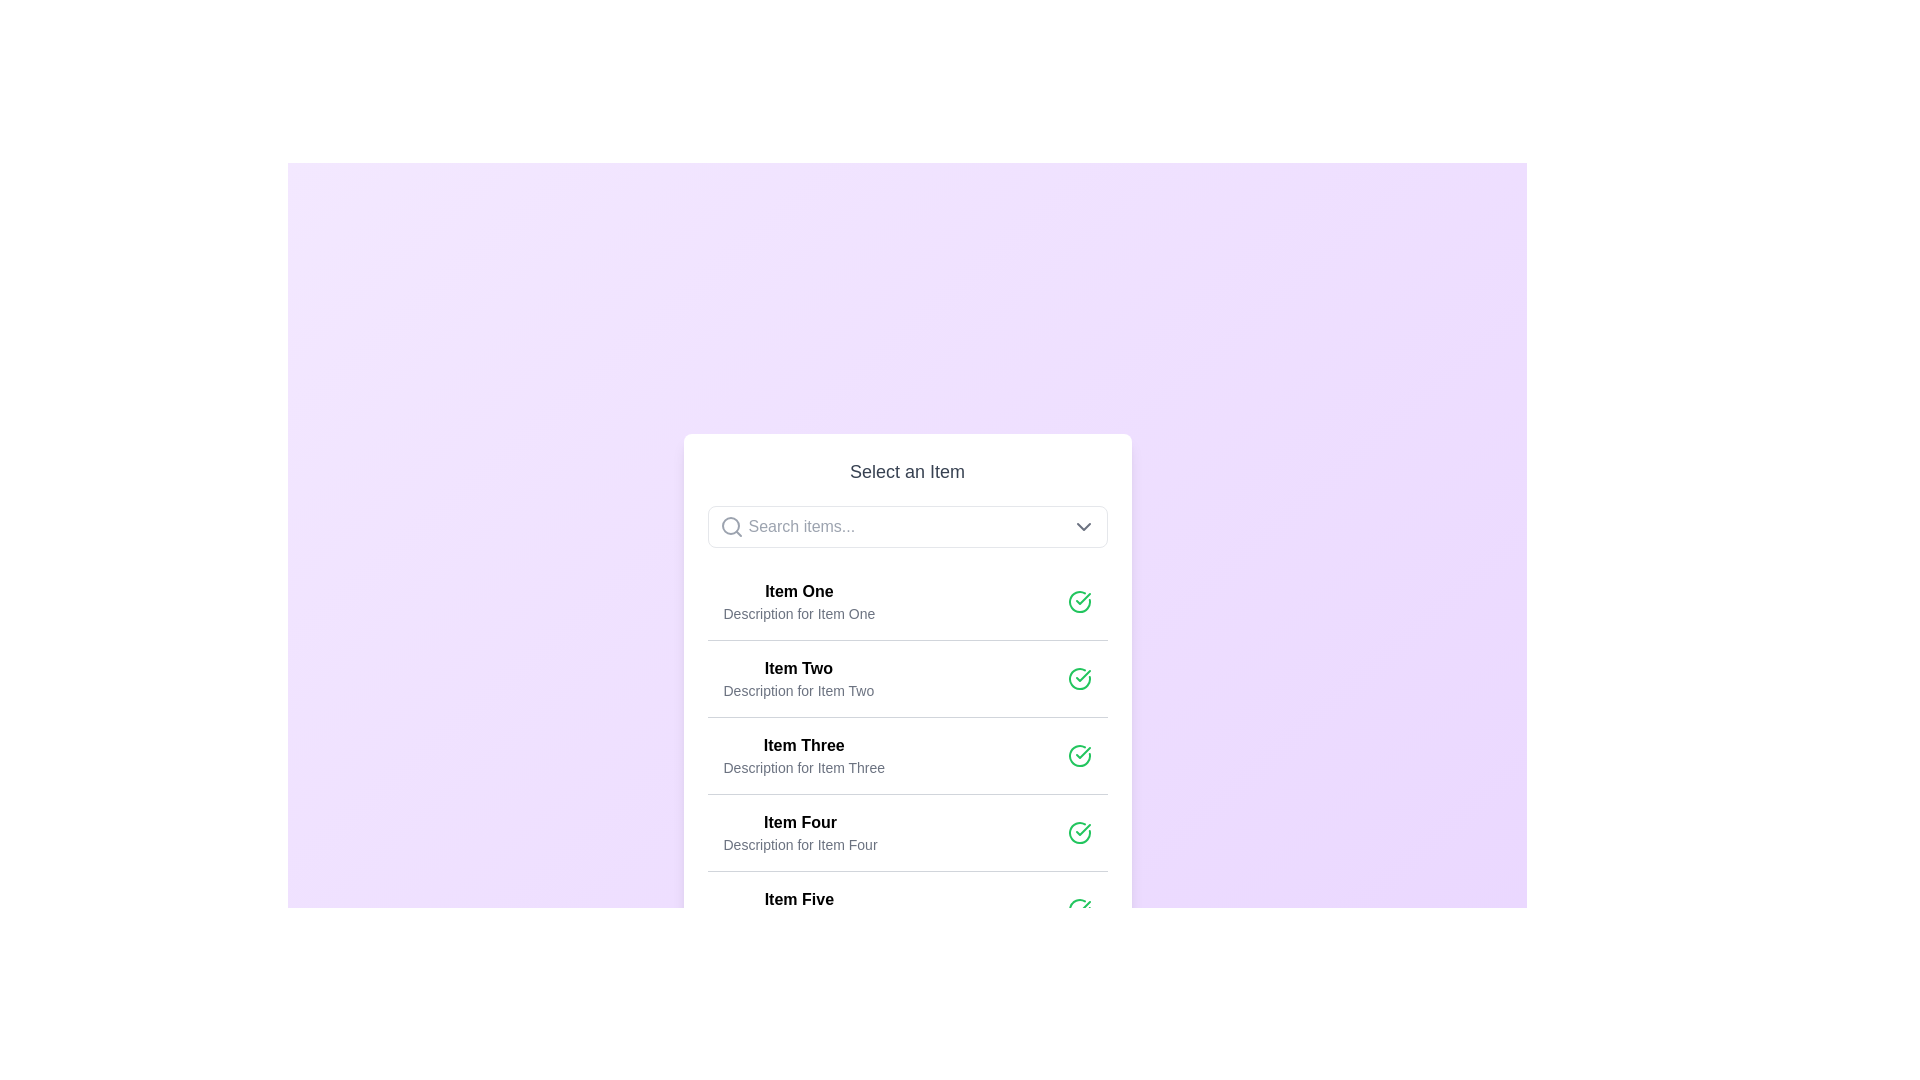 The width and height of the screenshot is (1920, 1080). What do you see at coordinates (1078, 756) in the screenshot?
I see `the state of the icon indicating that 'Item Three' is selected or confirmed, located in the third list item aligned to the right side of its row` at bounding box center [1078, 756].